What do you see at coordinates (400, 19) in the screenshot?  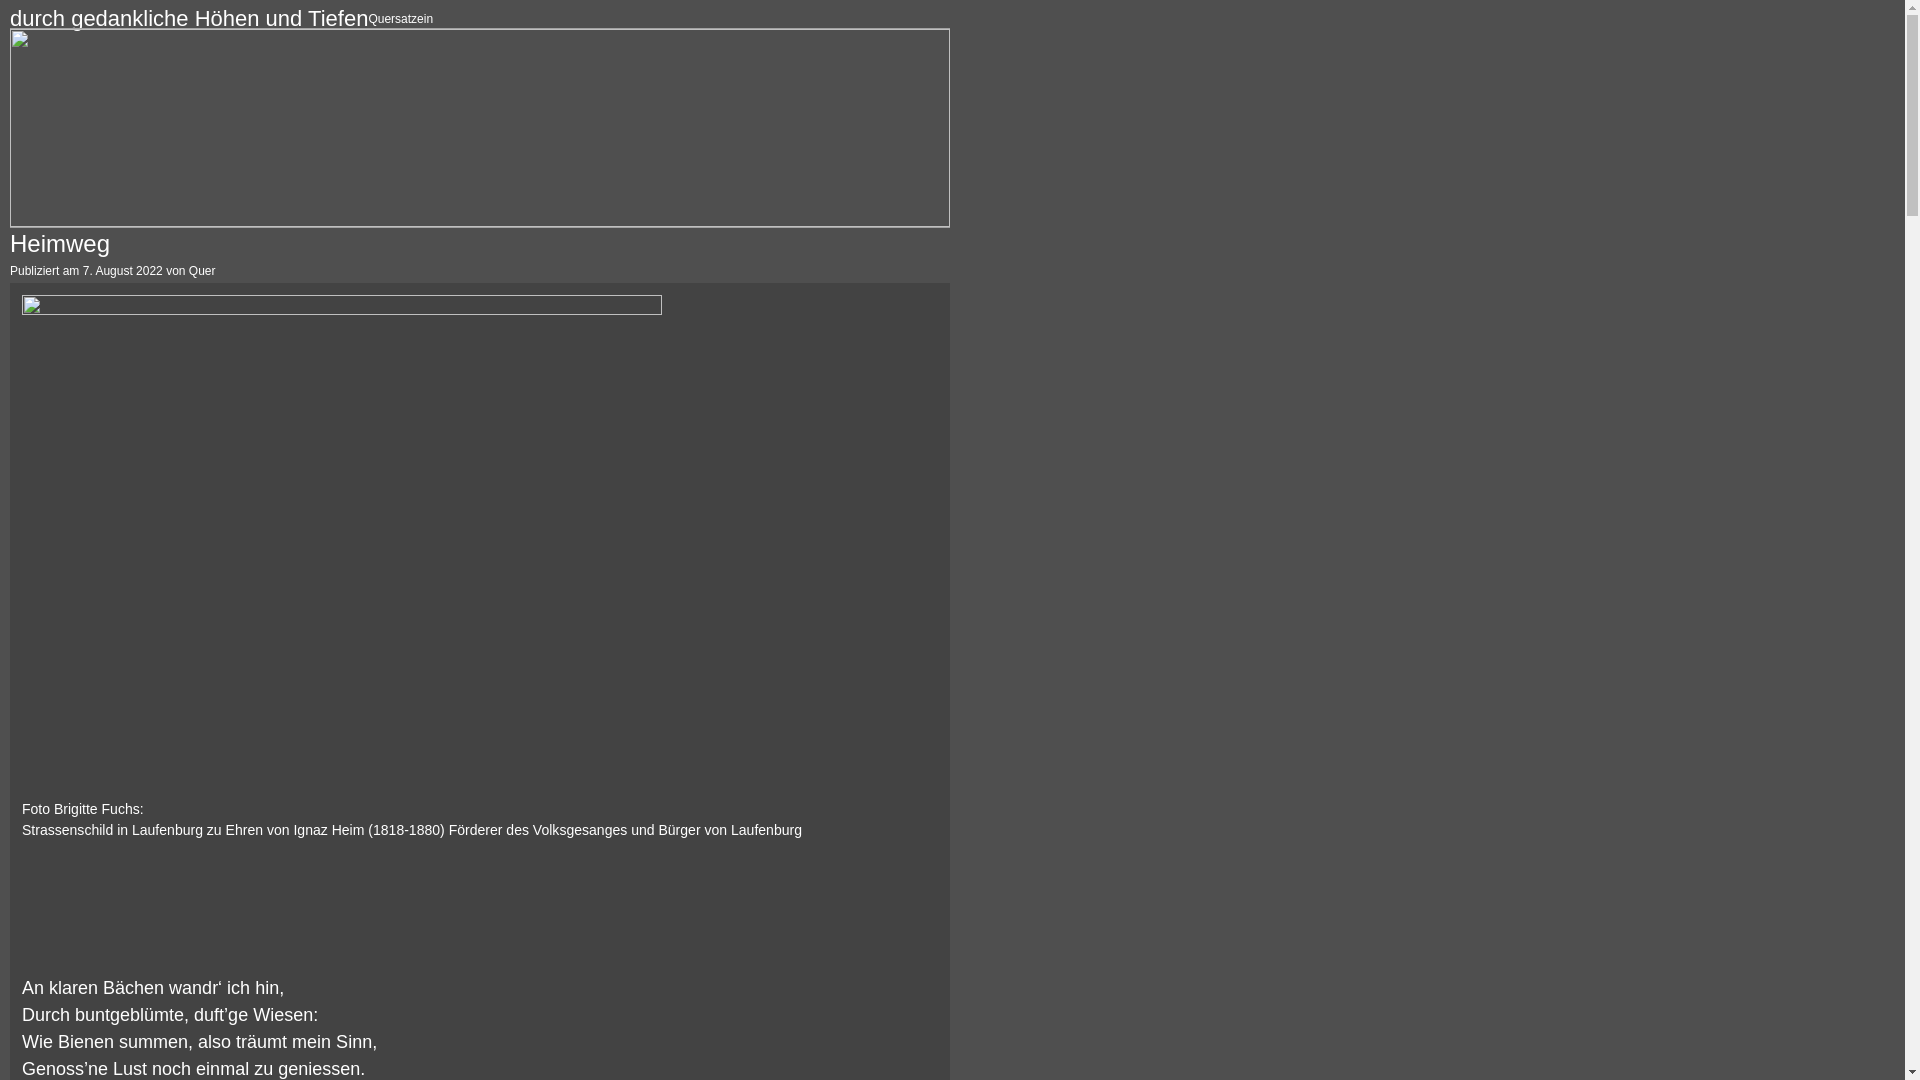 I see `'Quersatzein'` at bounding box center [400, 19].